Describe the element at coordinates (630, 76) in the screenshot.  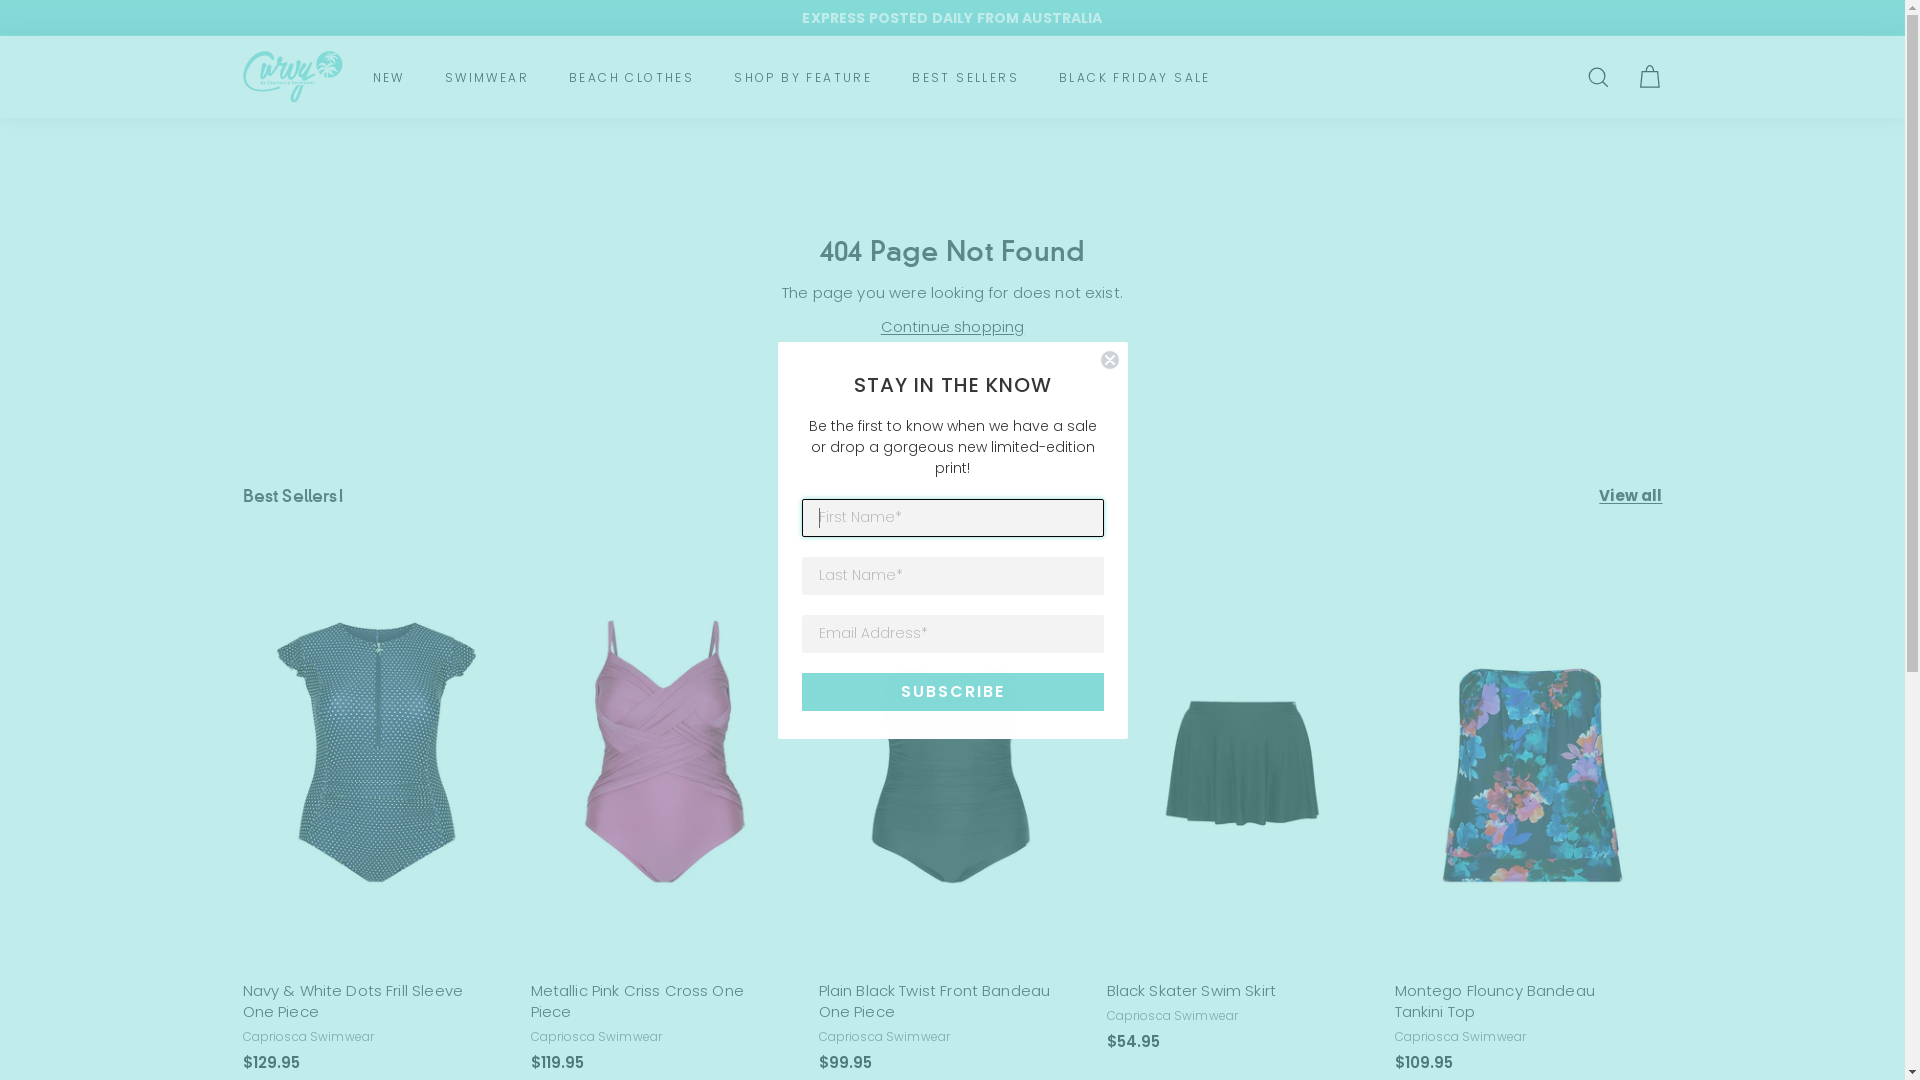
I see `'BEACH CLOTHES'` at that location.